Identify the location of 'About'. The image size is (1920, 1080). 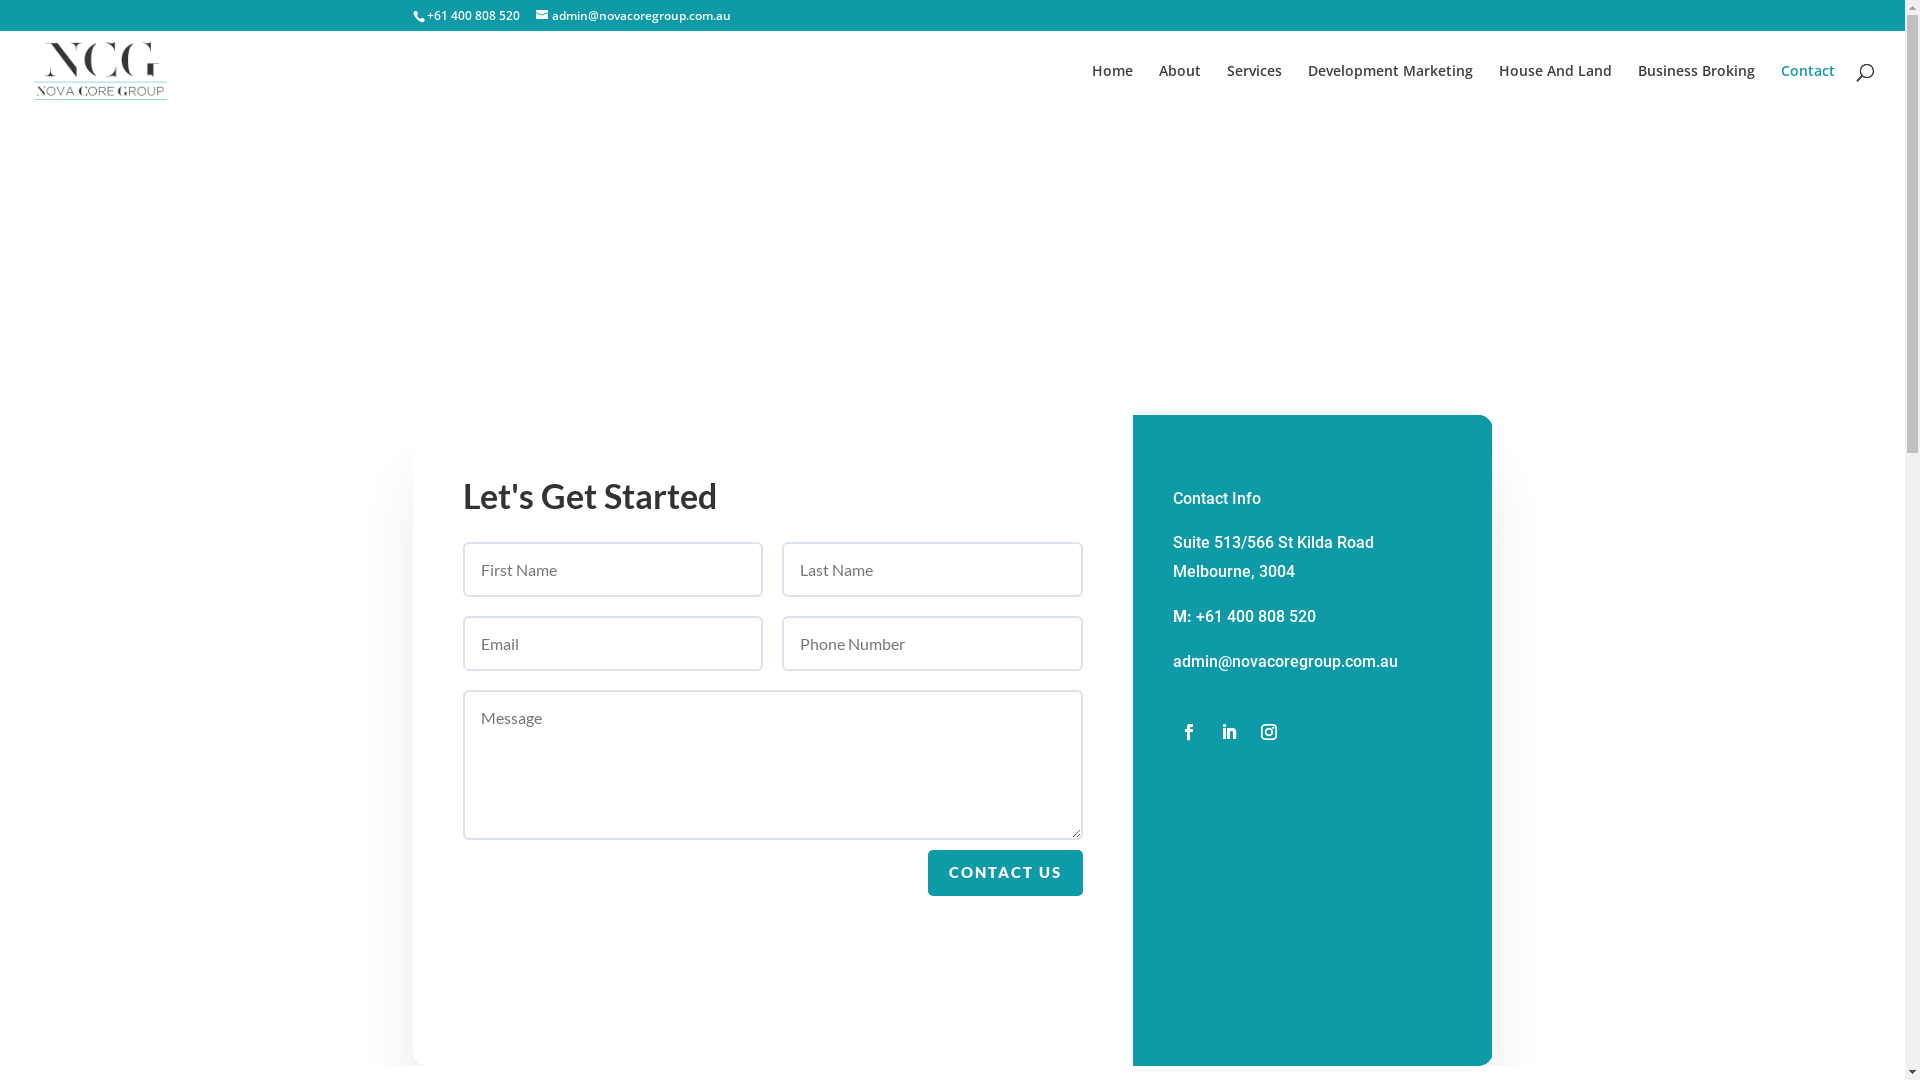
(1180, 86).